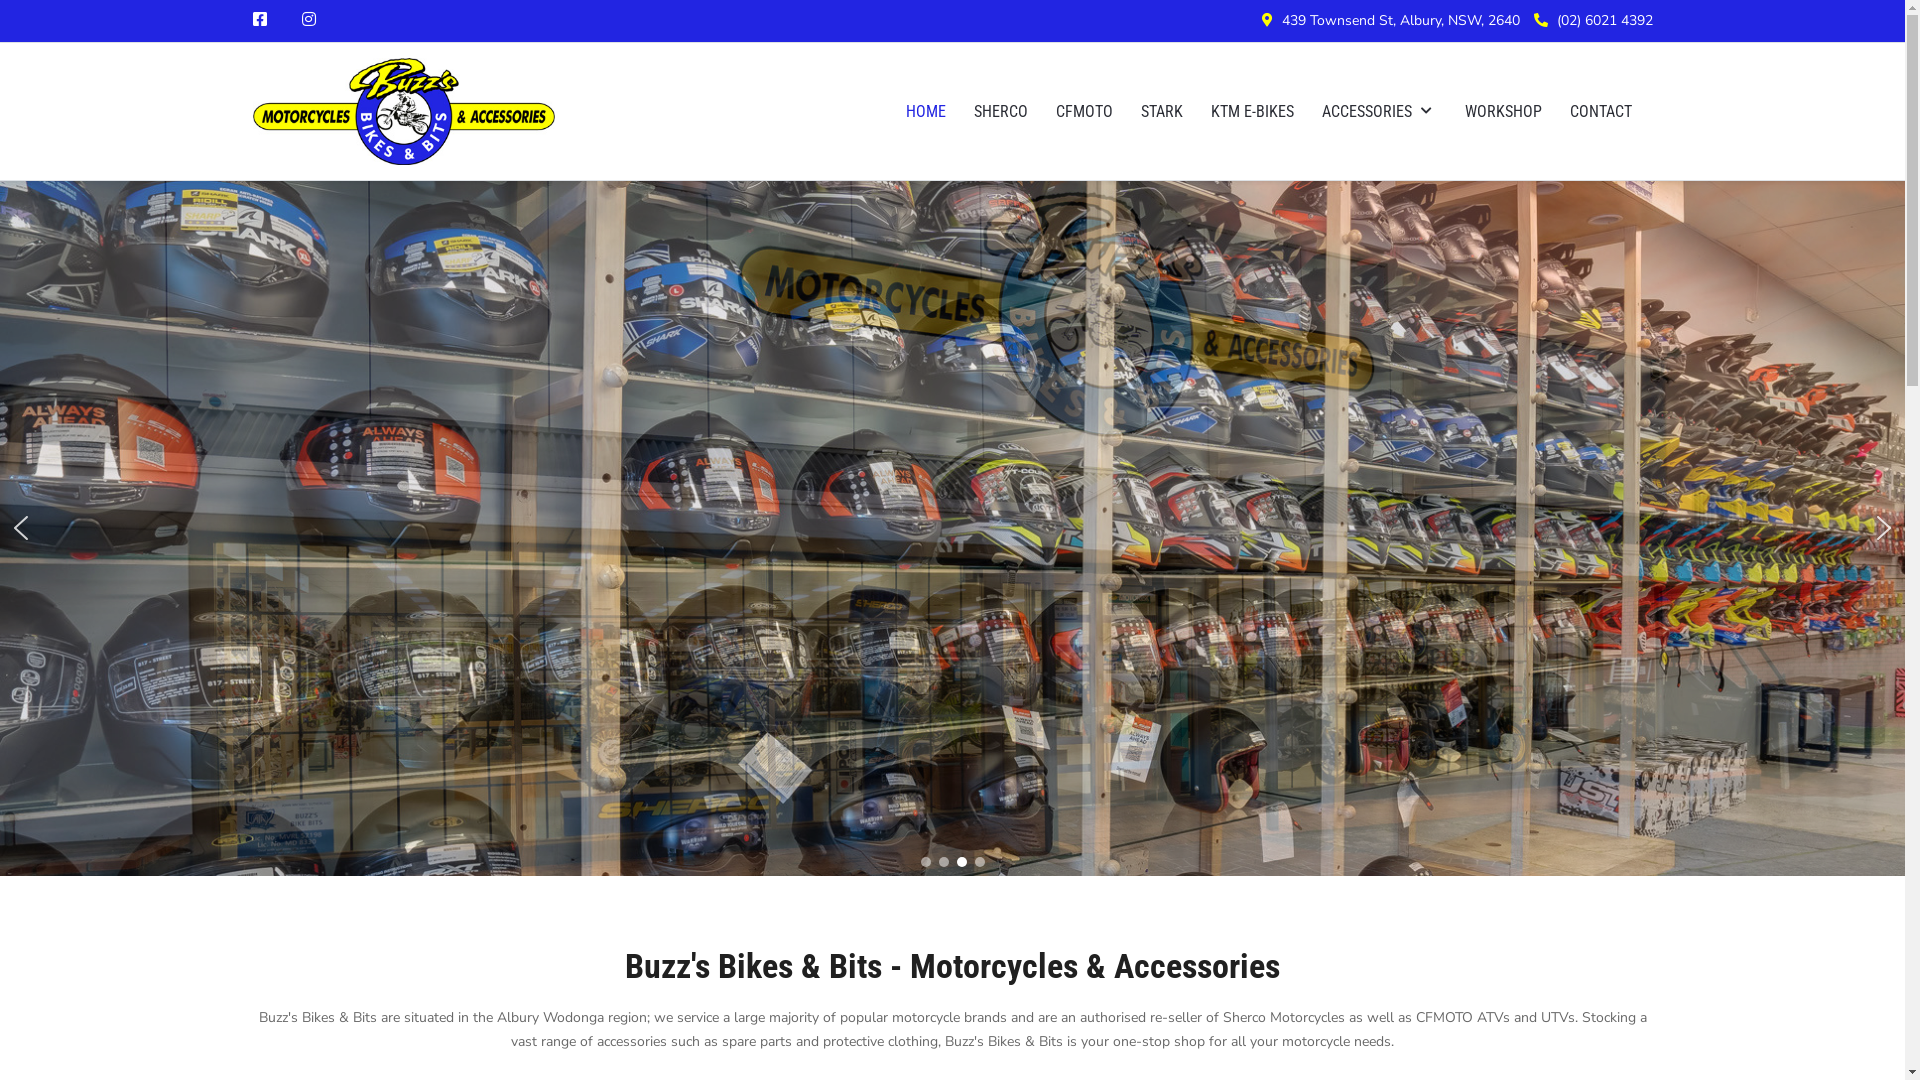 This screenshot has height=1080, width=1920. I want to click on '439 Townsend St, Albury, NSW, 2640', so click(1400, 20).